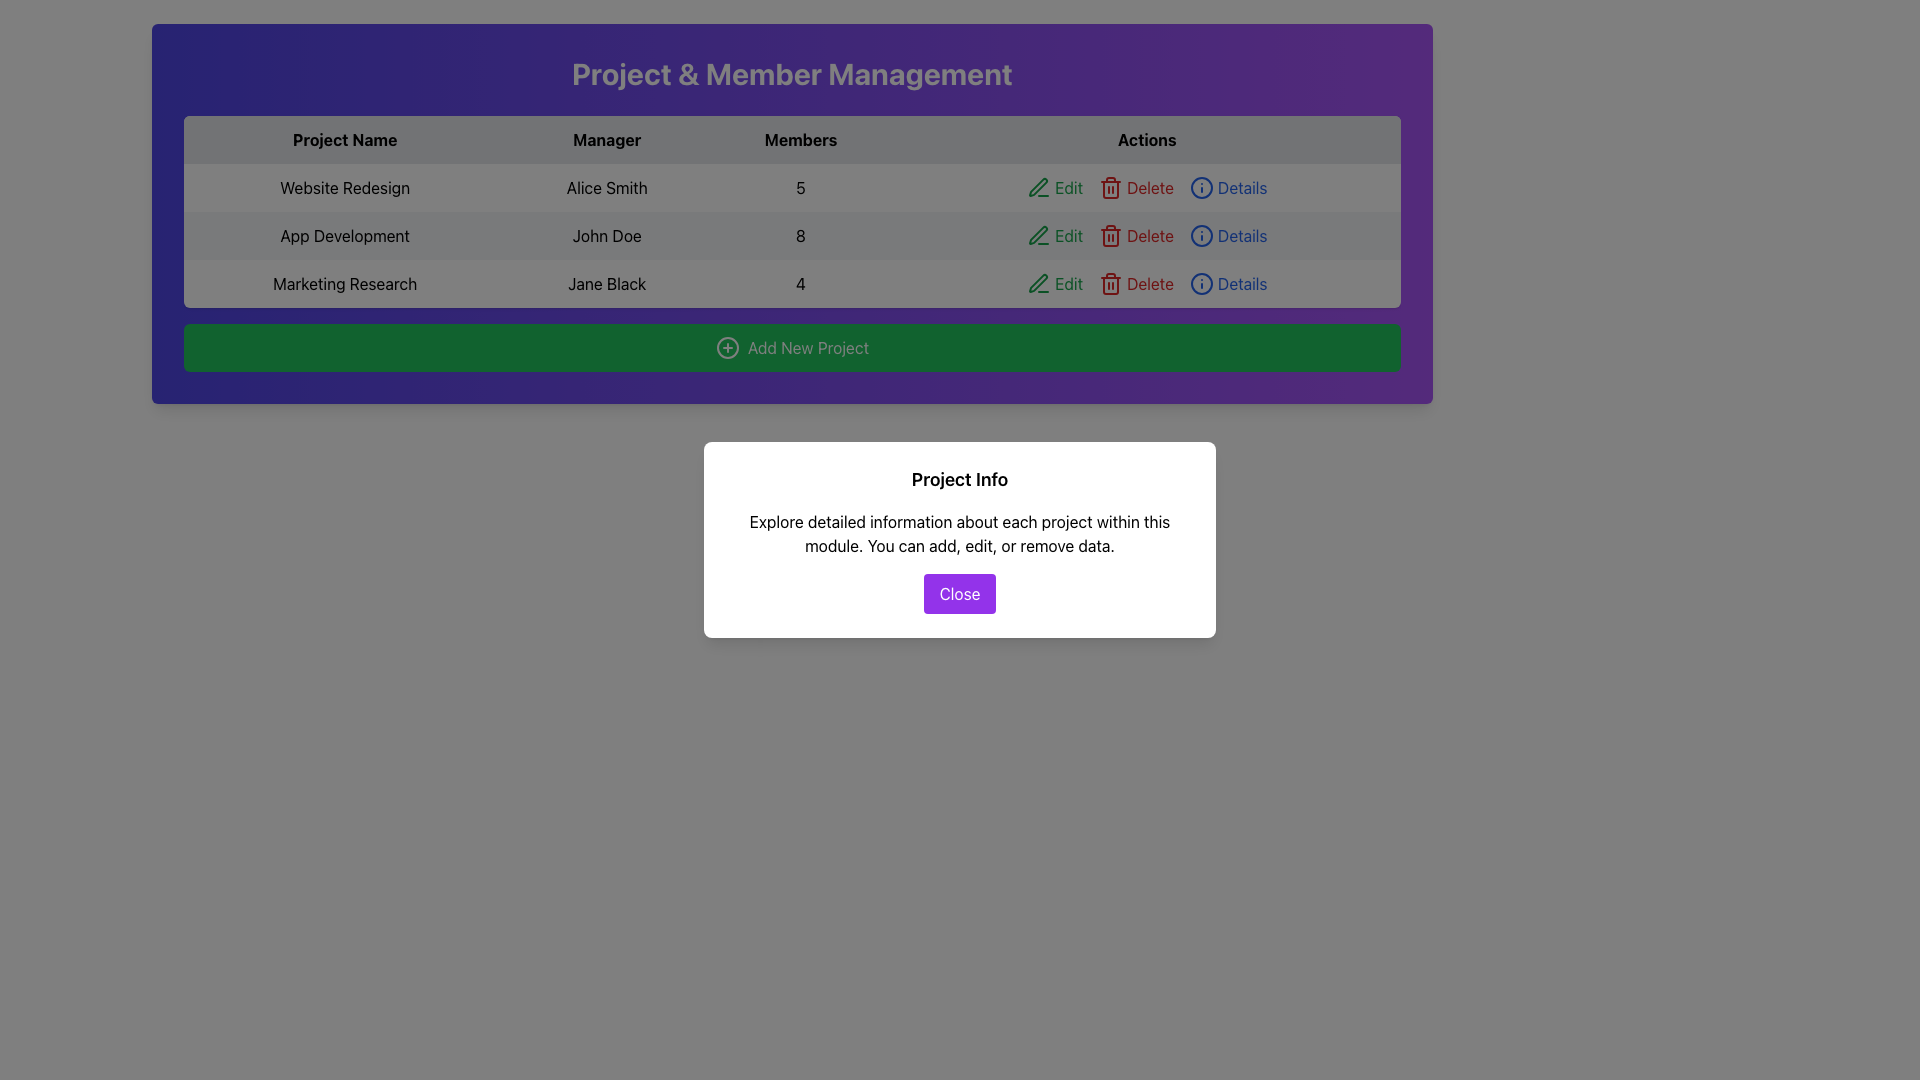 The width and height of the screenshot is (1920, 1080). I want to click on the static text label that serves as the last column header for the 'Actions' section of the table, located to the right of the 'Members' header, so click(1147, 138).